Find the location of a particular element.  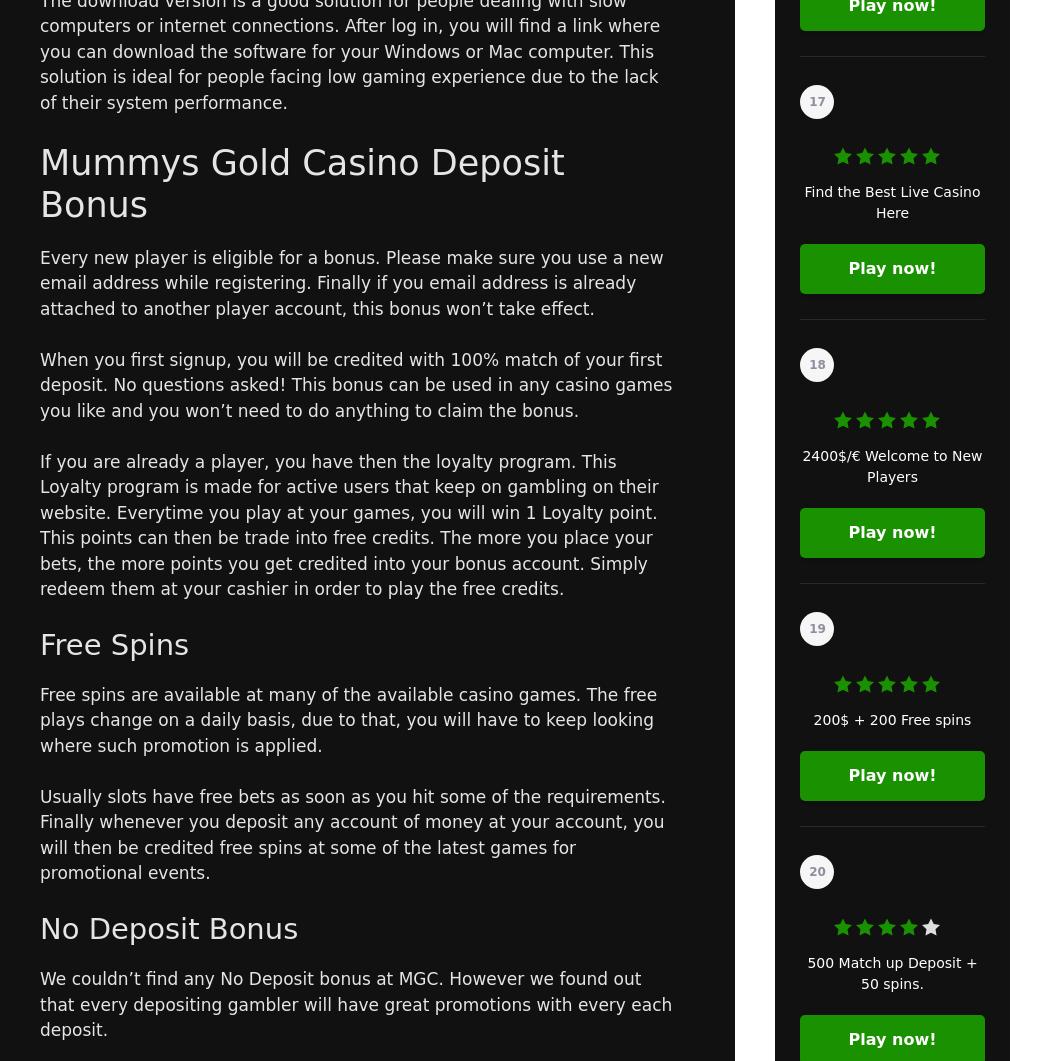

'500 Match up Deposit + 50 spins.' is located at coordinates (890, 972).